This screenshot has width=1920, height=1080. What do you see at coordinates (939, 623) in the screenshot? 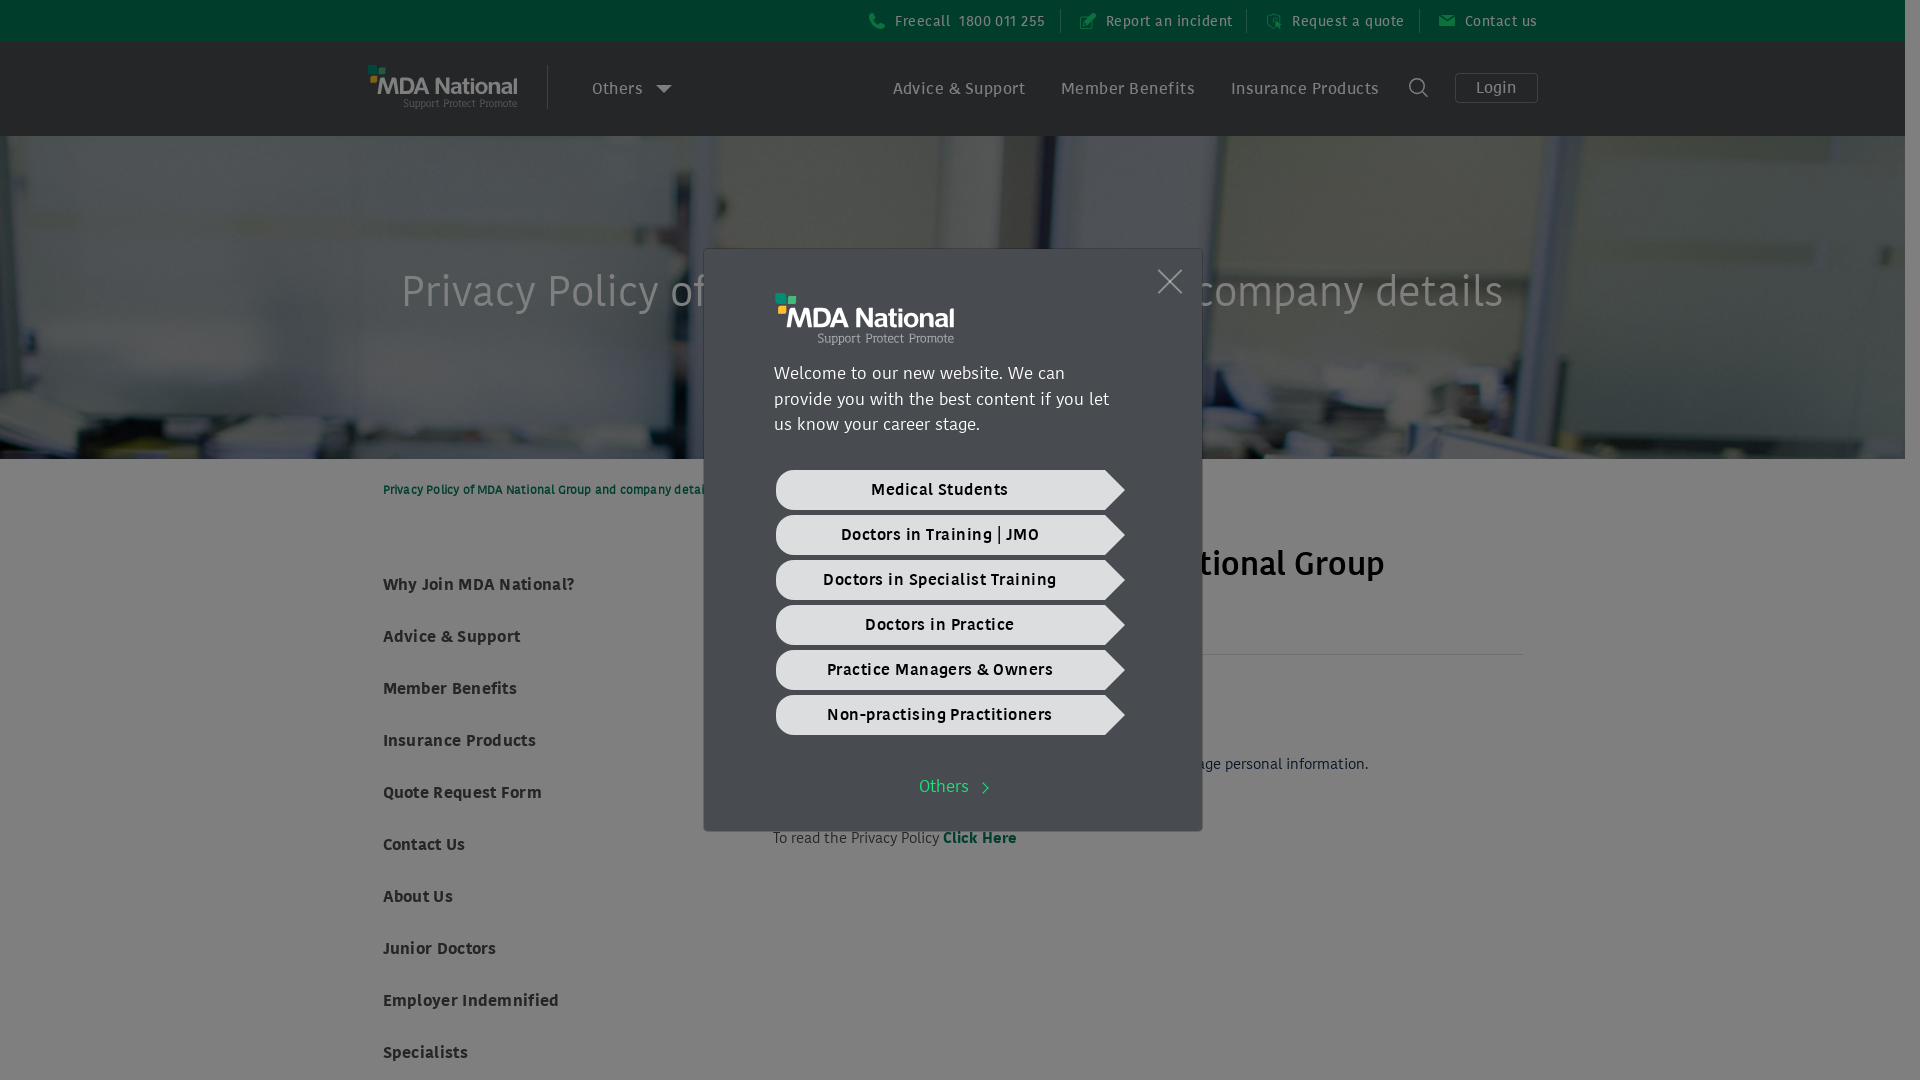
I see `'Doctors in Practice'` at bounding box center [939, 623].